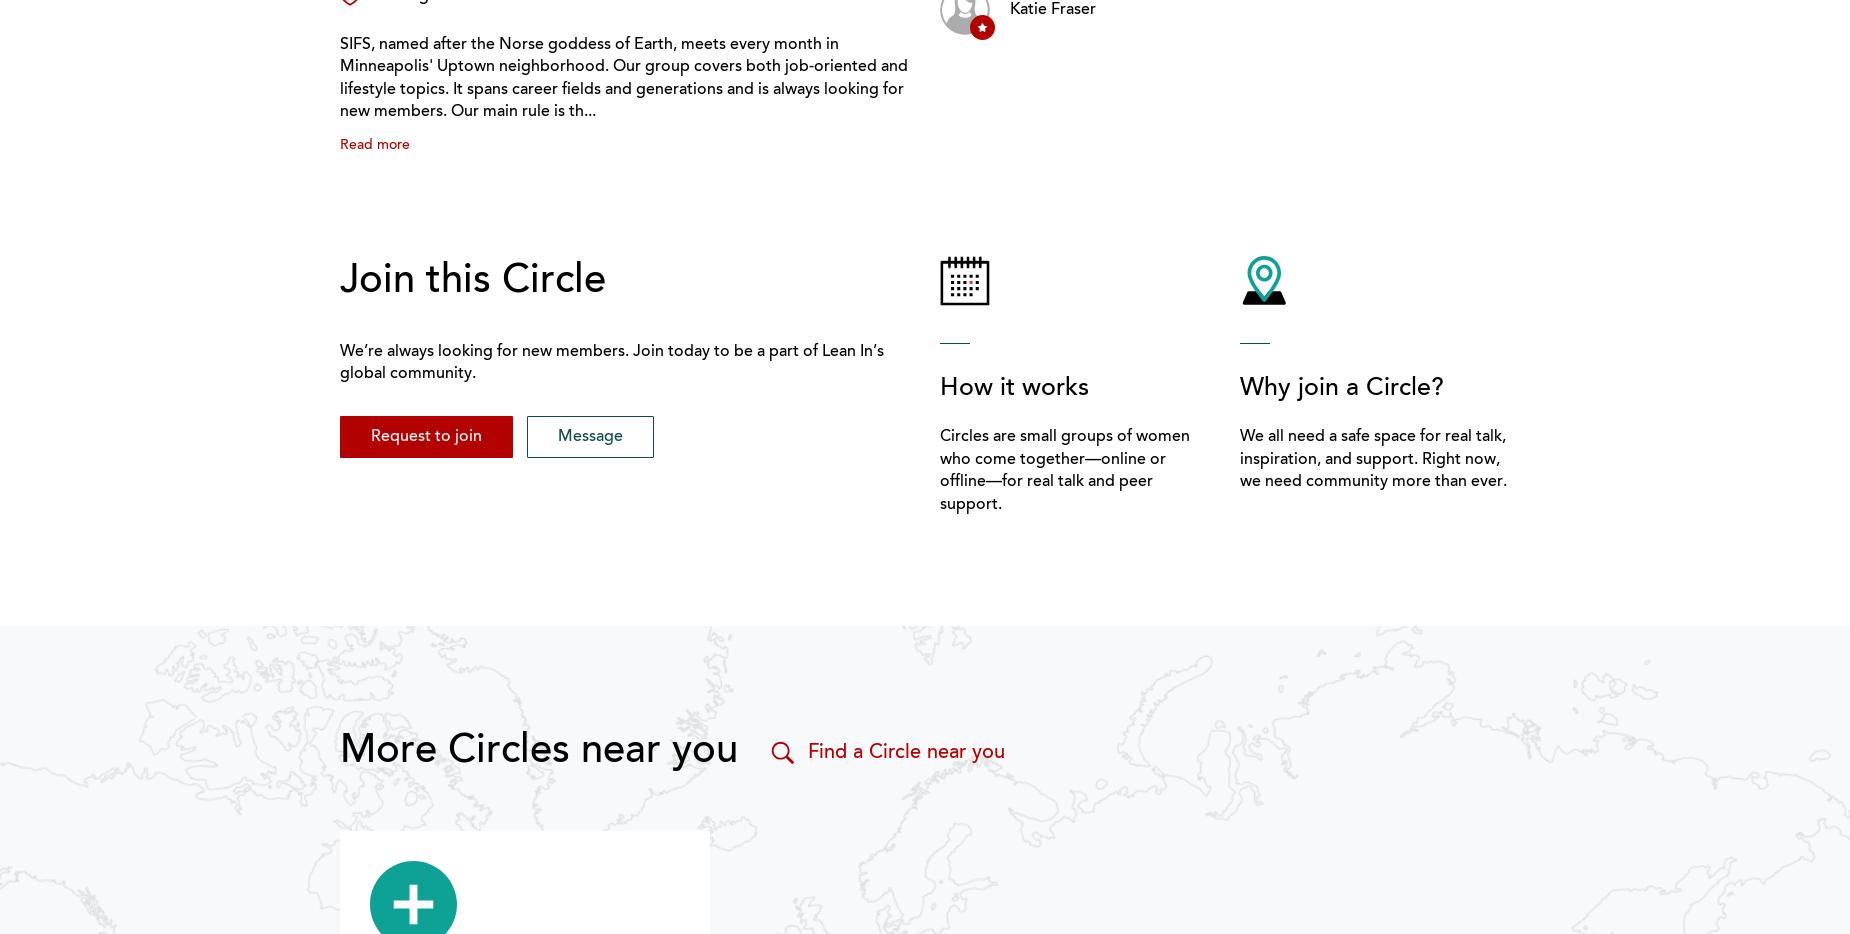 This screenshot has height=934, width=1850. What do you see at coordinates (624, 78) in the screenshot?
I see `'SIFS, named after the Norse goddess of Earth, meets every month in Minneapolis' Uptown neighborhood. Our group covers both job-oriented and lifestyle topics. It spans career fields and generations and is always looking for new members. Our main rule is th...'` at bounding box center [624, 78].